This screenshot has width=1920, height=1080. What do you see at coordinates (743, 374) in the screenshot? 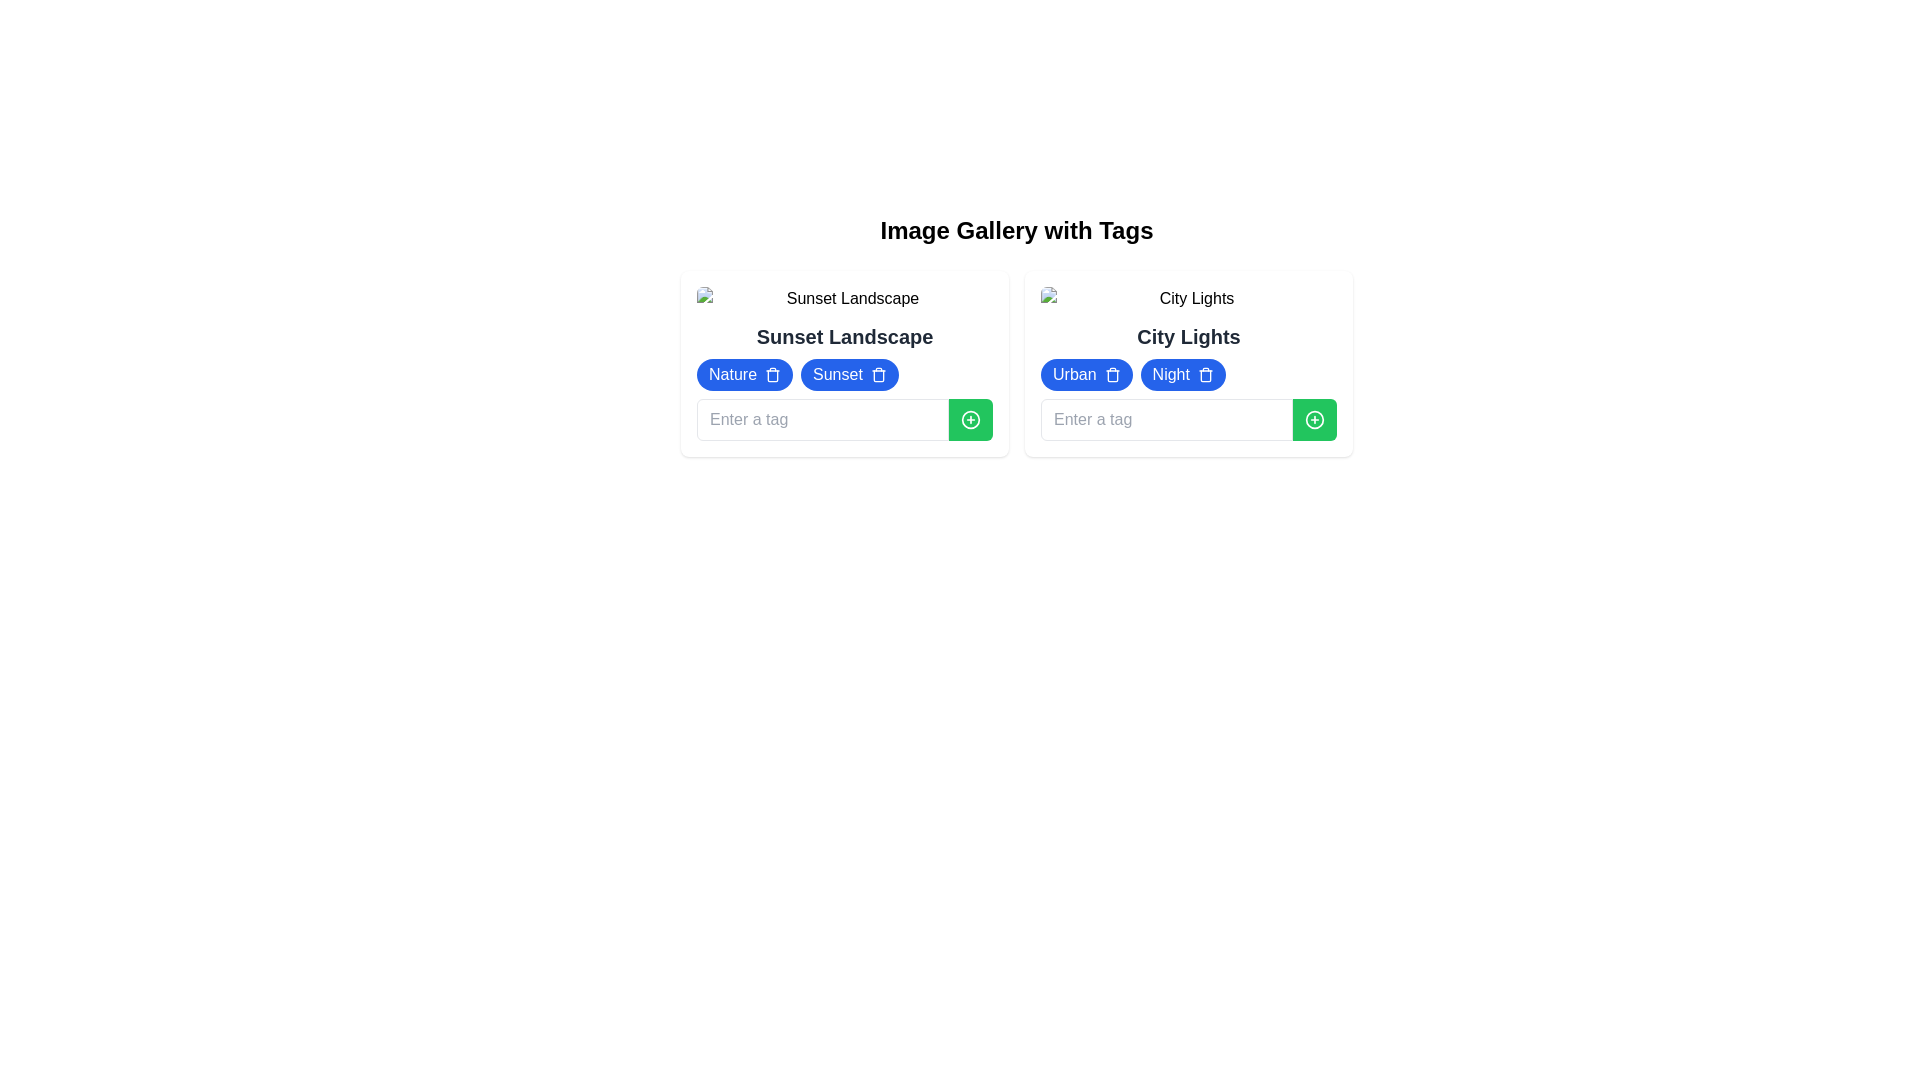
I see `the trash icon located on the first tag in the horizontal arrangement under the title of the 'Sunset Landscape' card` at bounding box center [743, 374].